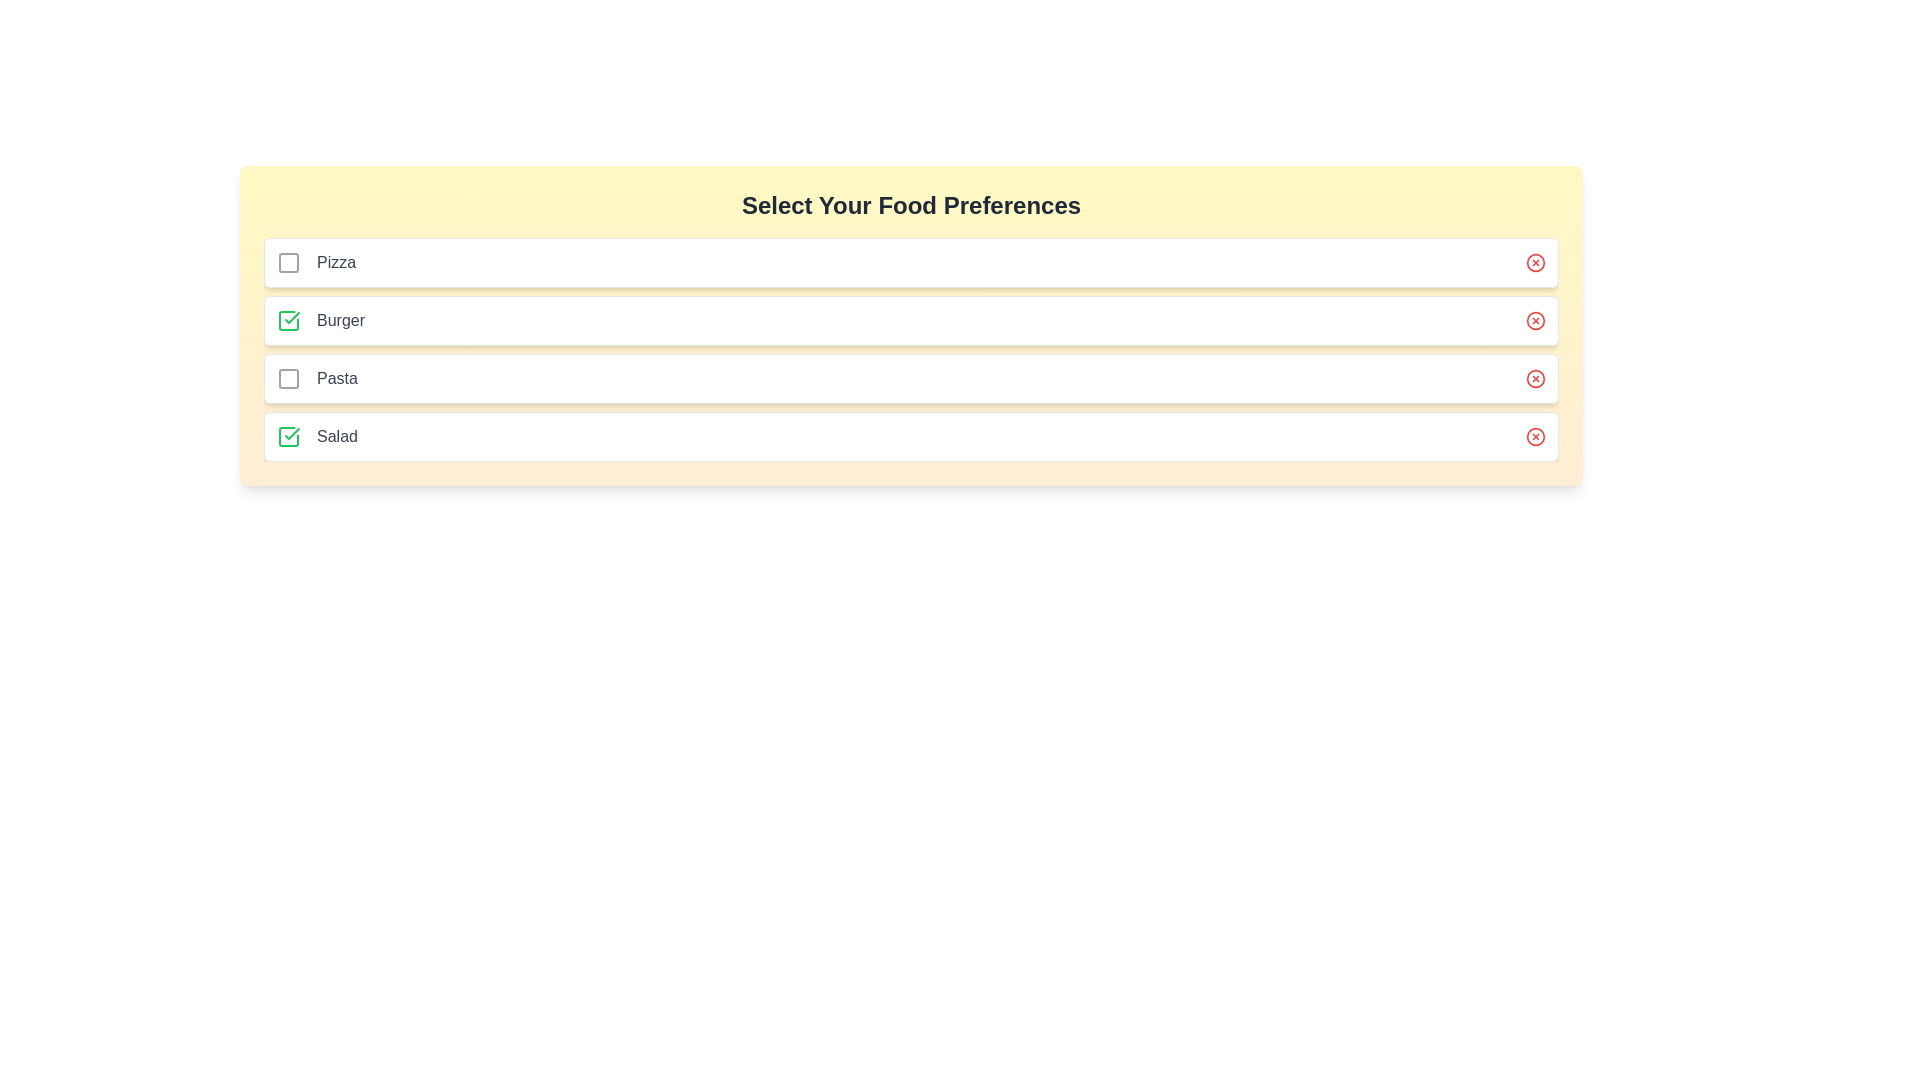  Describe the element at coordinates (1535, 378) in the screenshot. I see `the delete button located on the far-right side of the 'Pasta' row` at that location.